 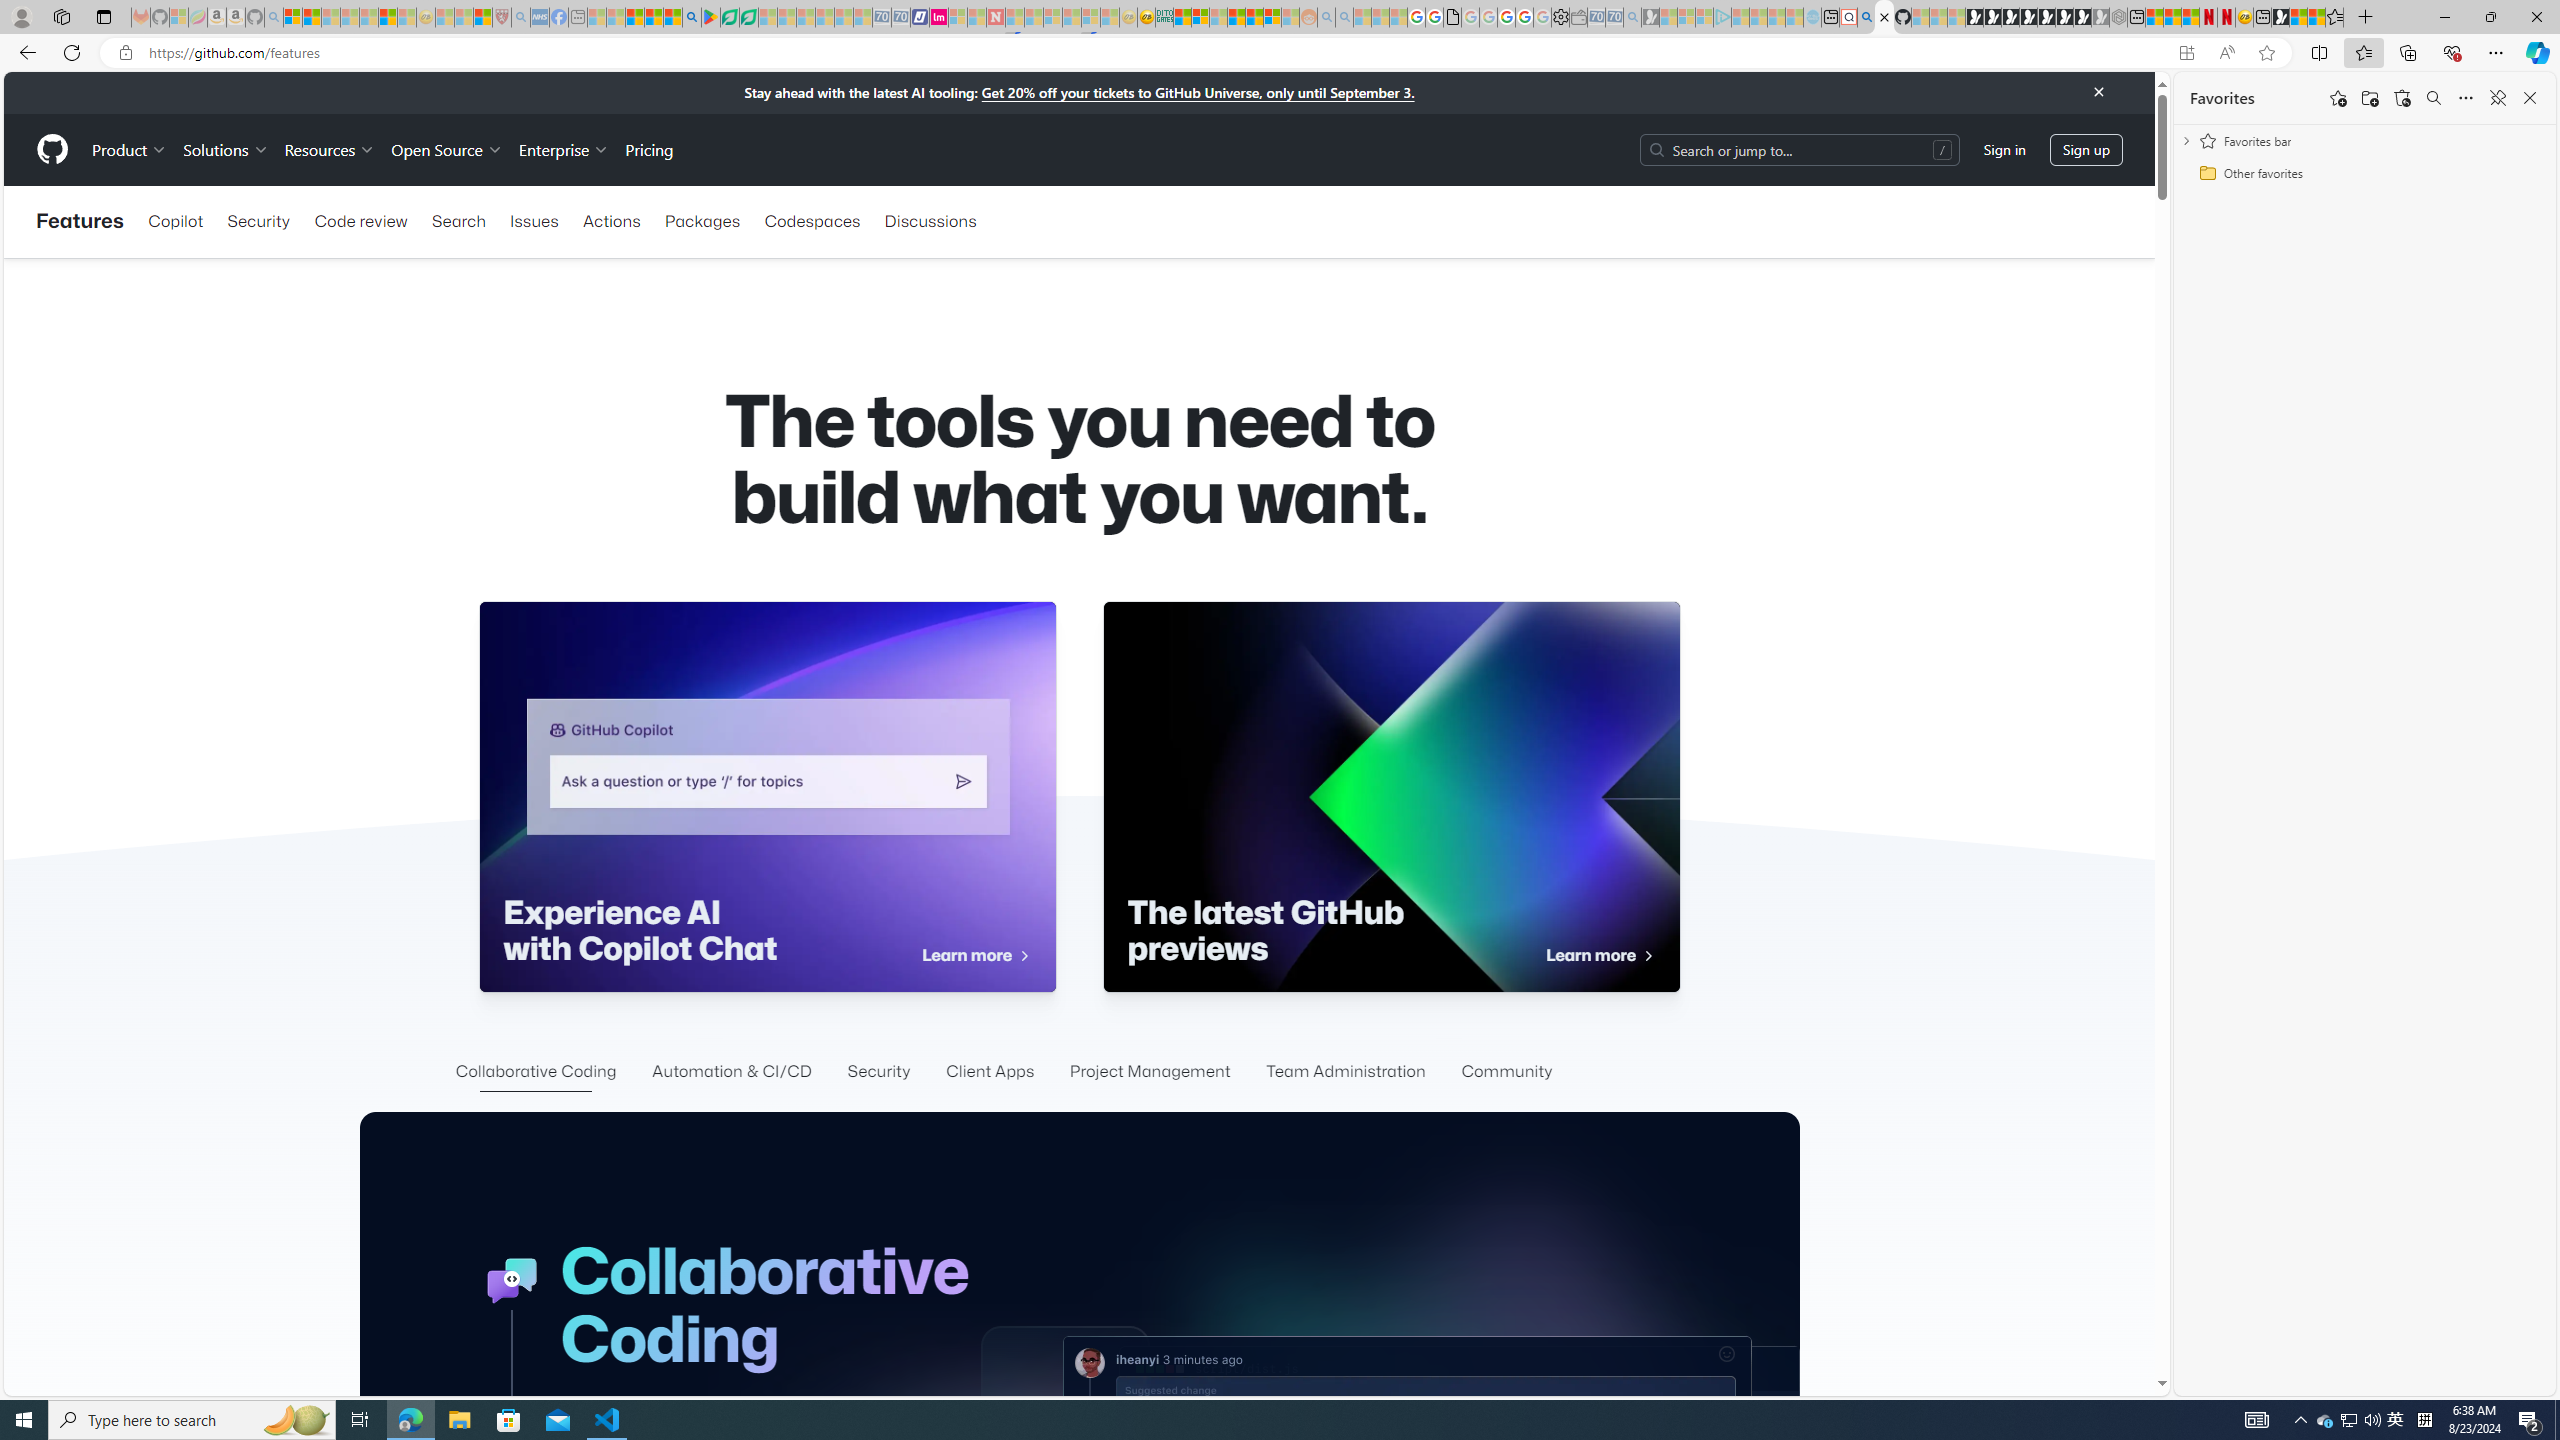 What do you see at coordinates (1149, 1072) in the screenshot?
I see `'Project Management'` at bounding box center [1149, 1072].